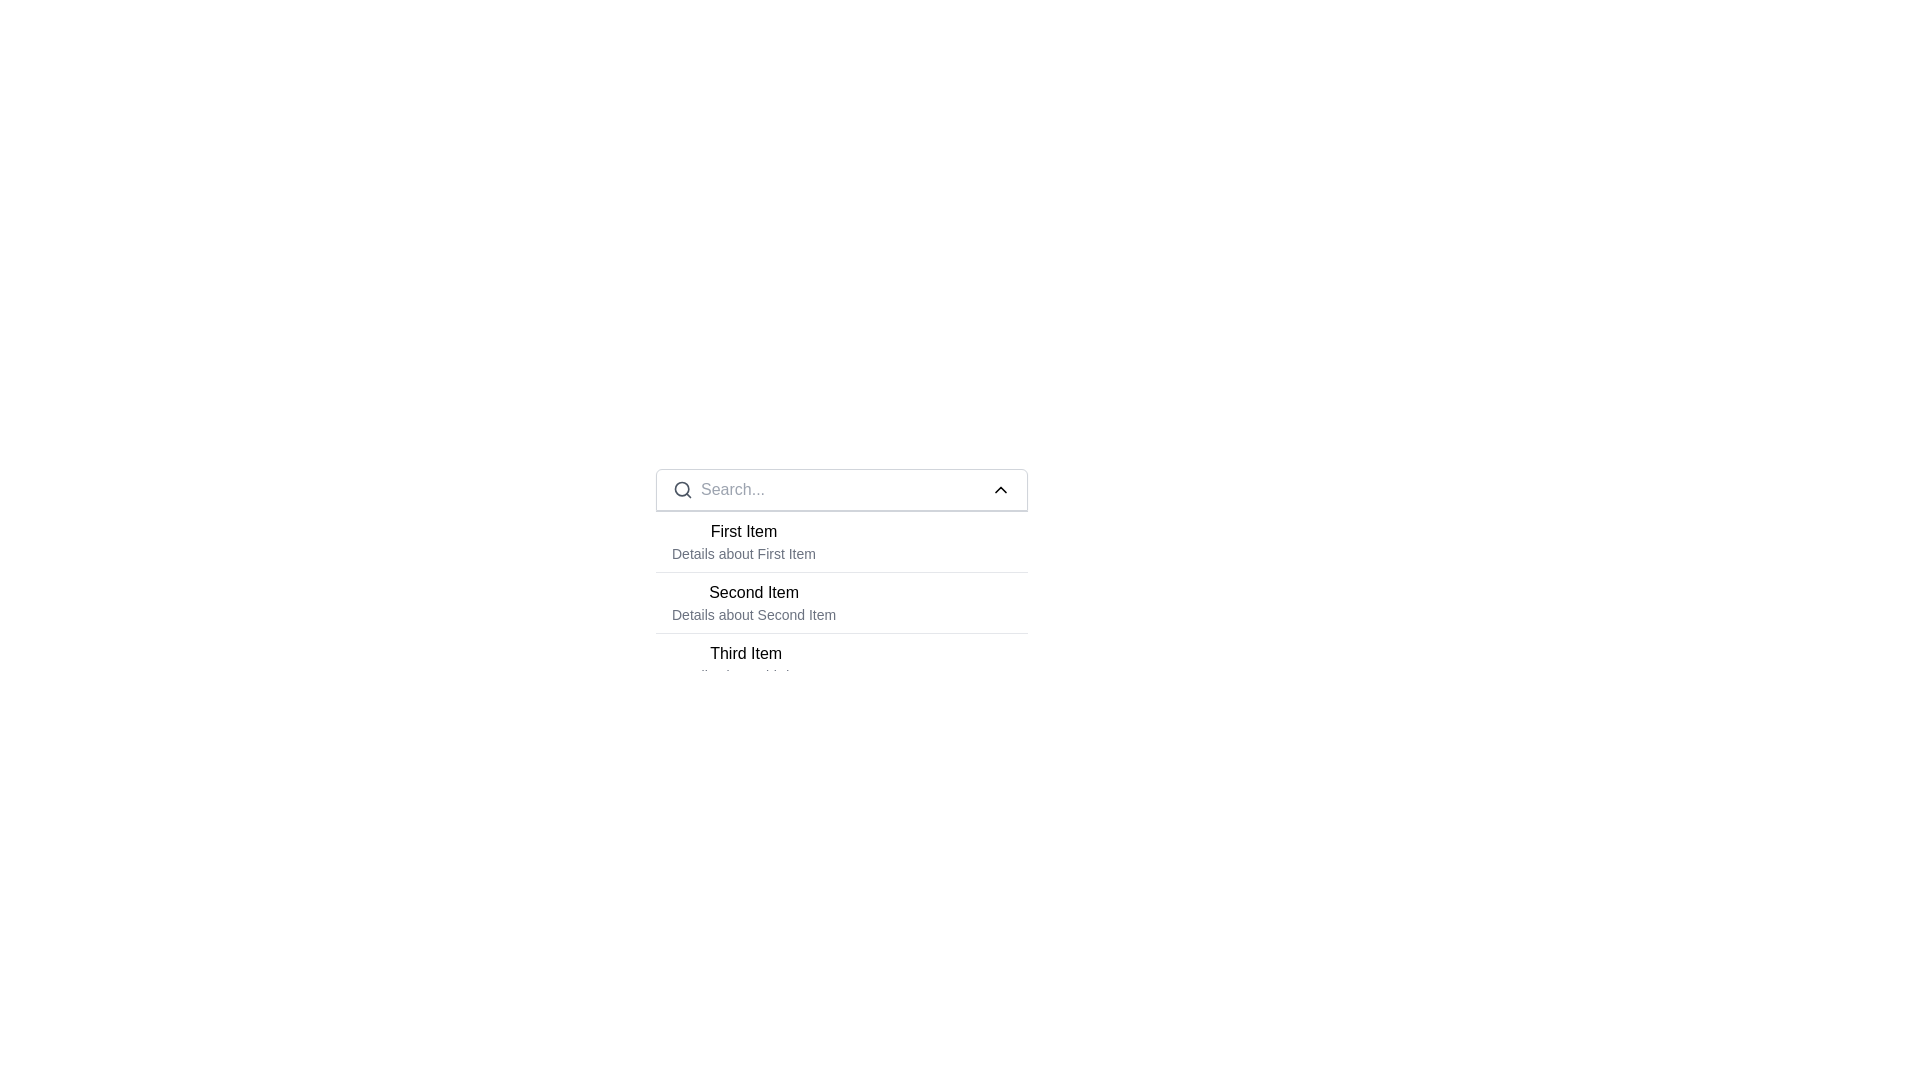  I want to click on circular graphical SVG component that represents the search function within the magnifying glass icon, located at the specified coordinates for UI debugging, so click(682, 489).